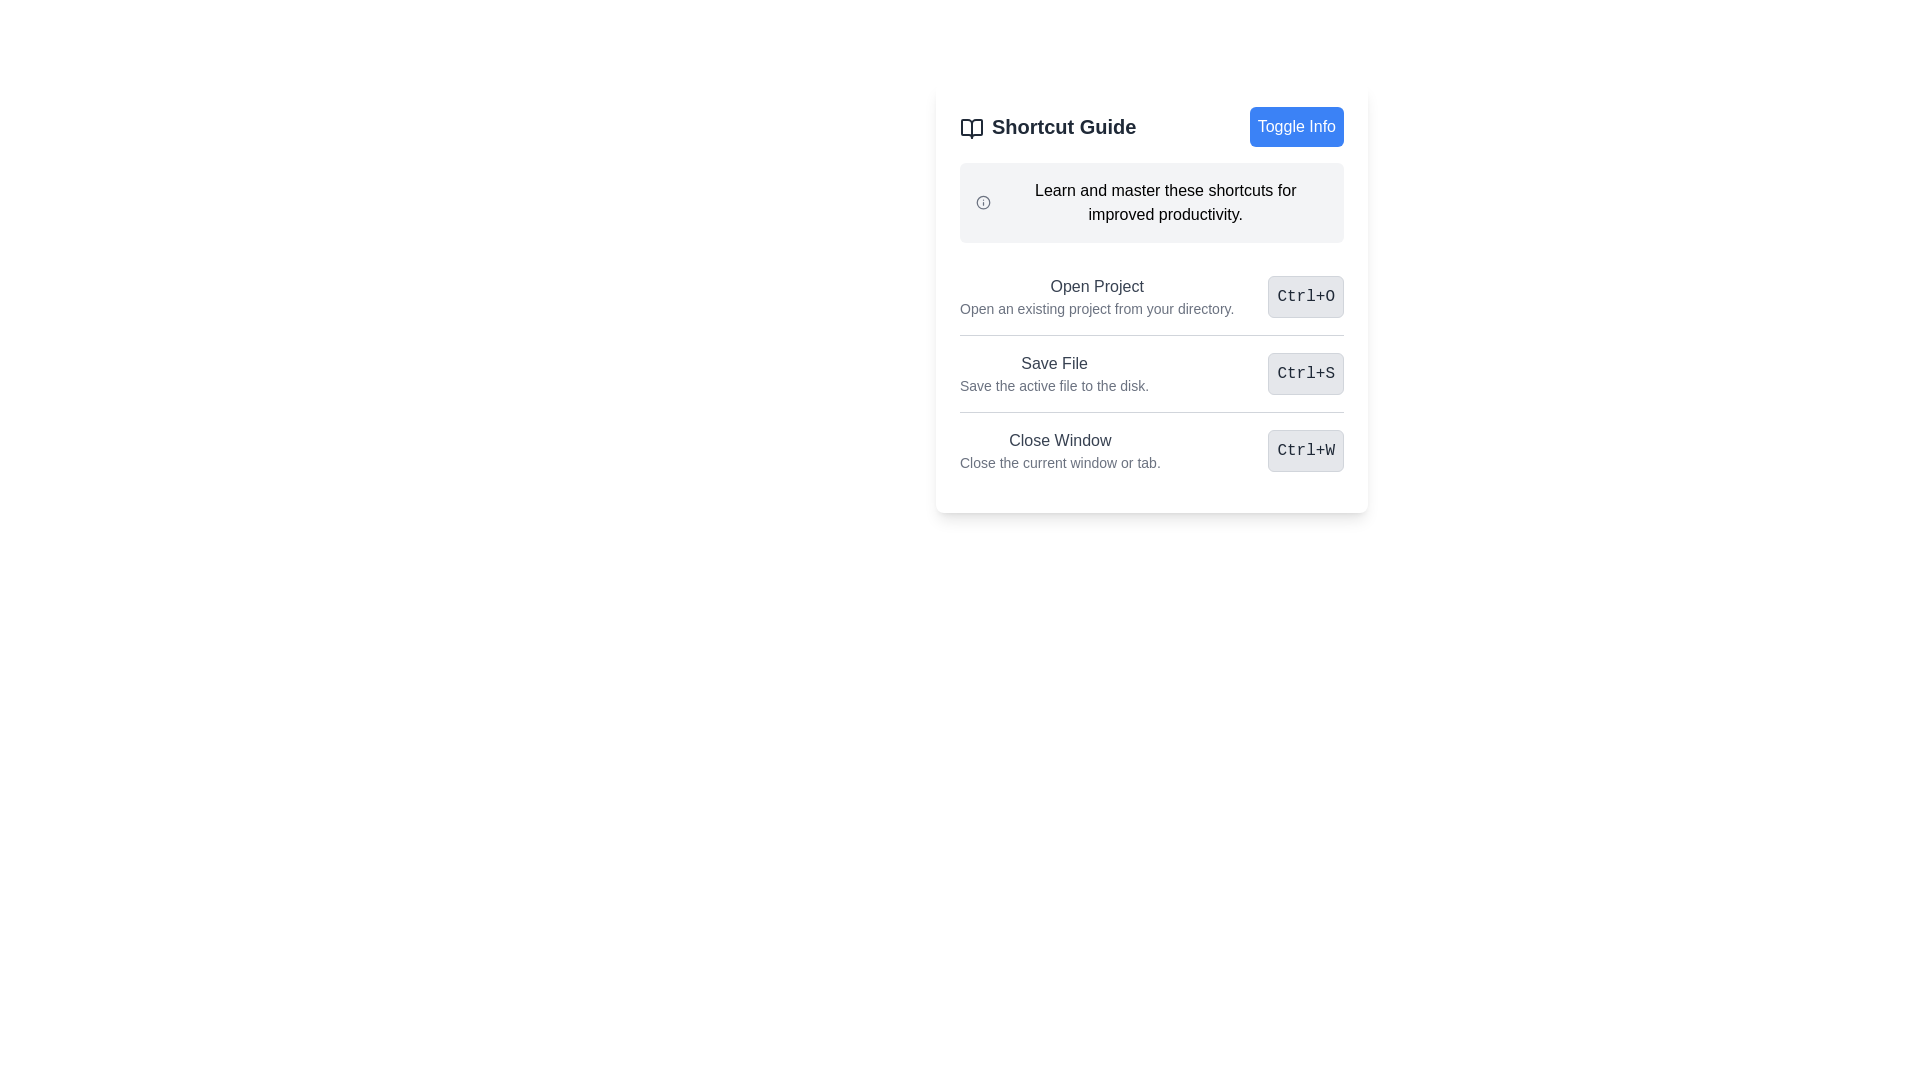 The height and width of the screenshot is (1080, 1920). I want to click on the text label titled 'Open Project' which is located in the modal 'Shortcut Guide', so click(1096, 297).